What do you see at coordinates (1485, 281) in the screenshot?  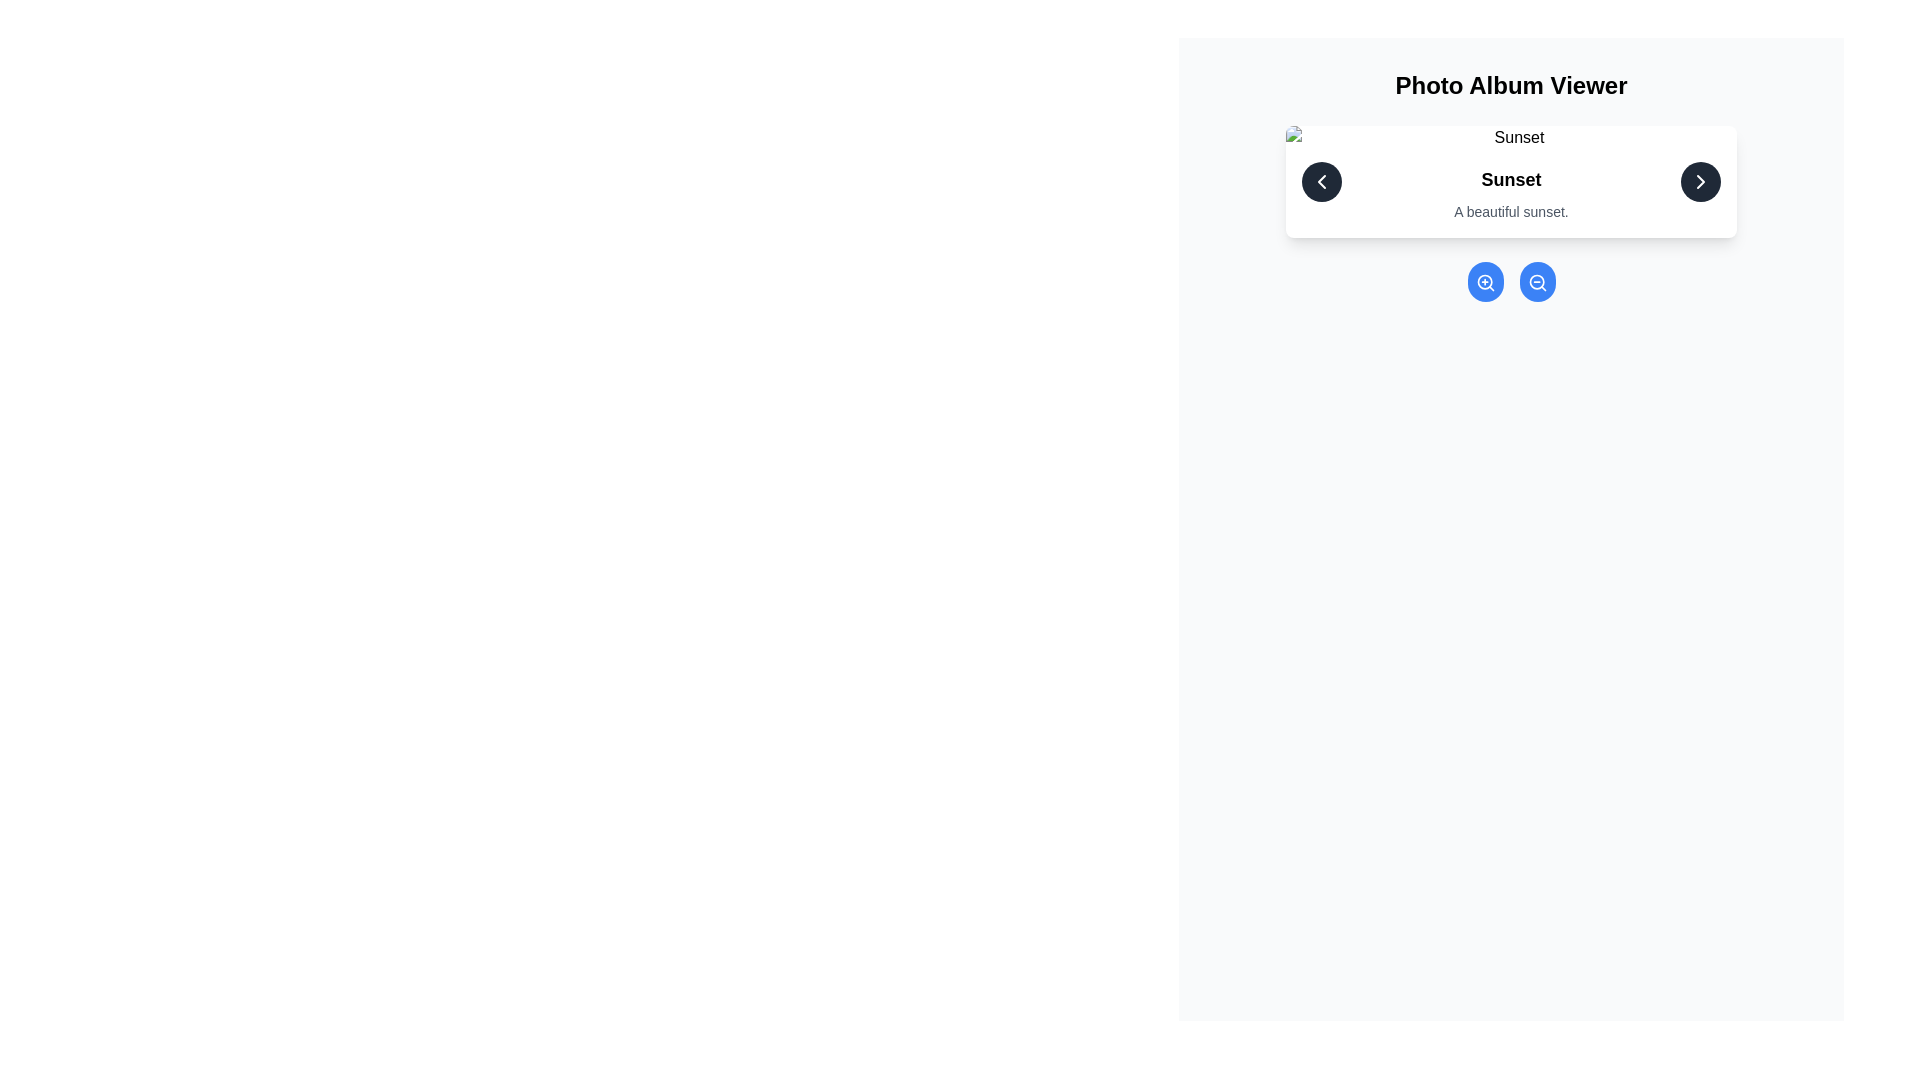 I see `the zoom in button located to the left of the zoom out button, centered below the photo and text description in the main content area` at bounding box center [1485, 281].